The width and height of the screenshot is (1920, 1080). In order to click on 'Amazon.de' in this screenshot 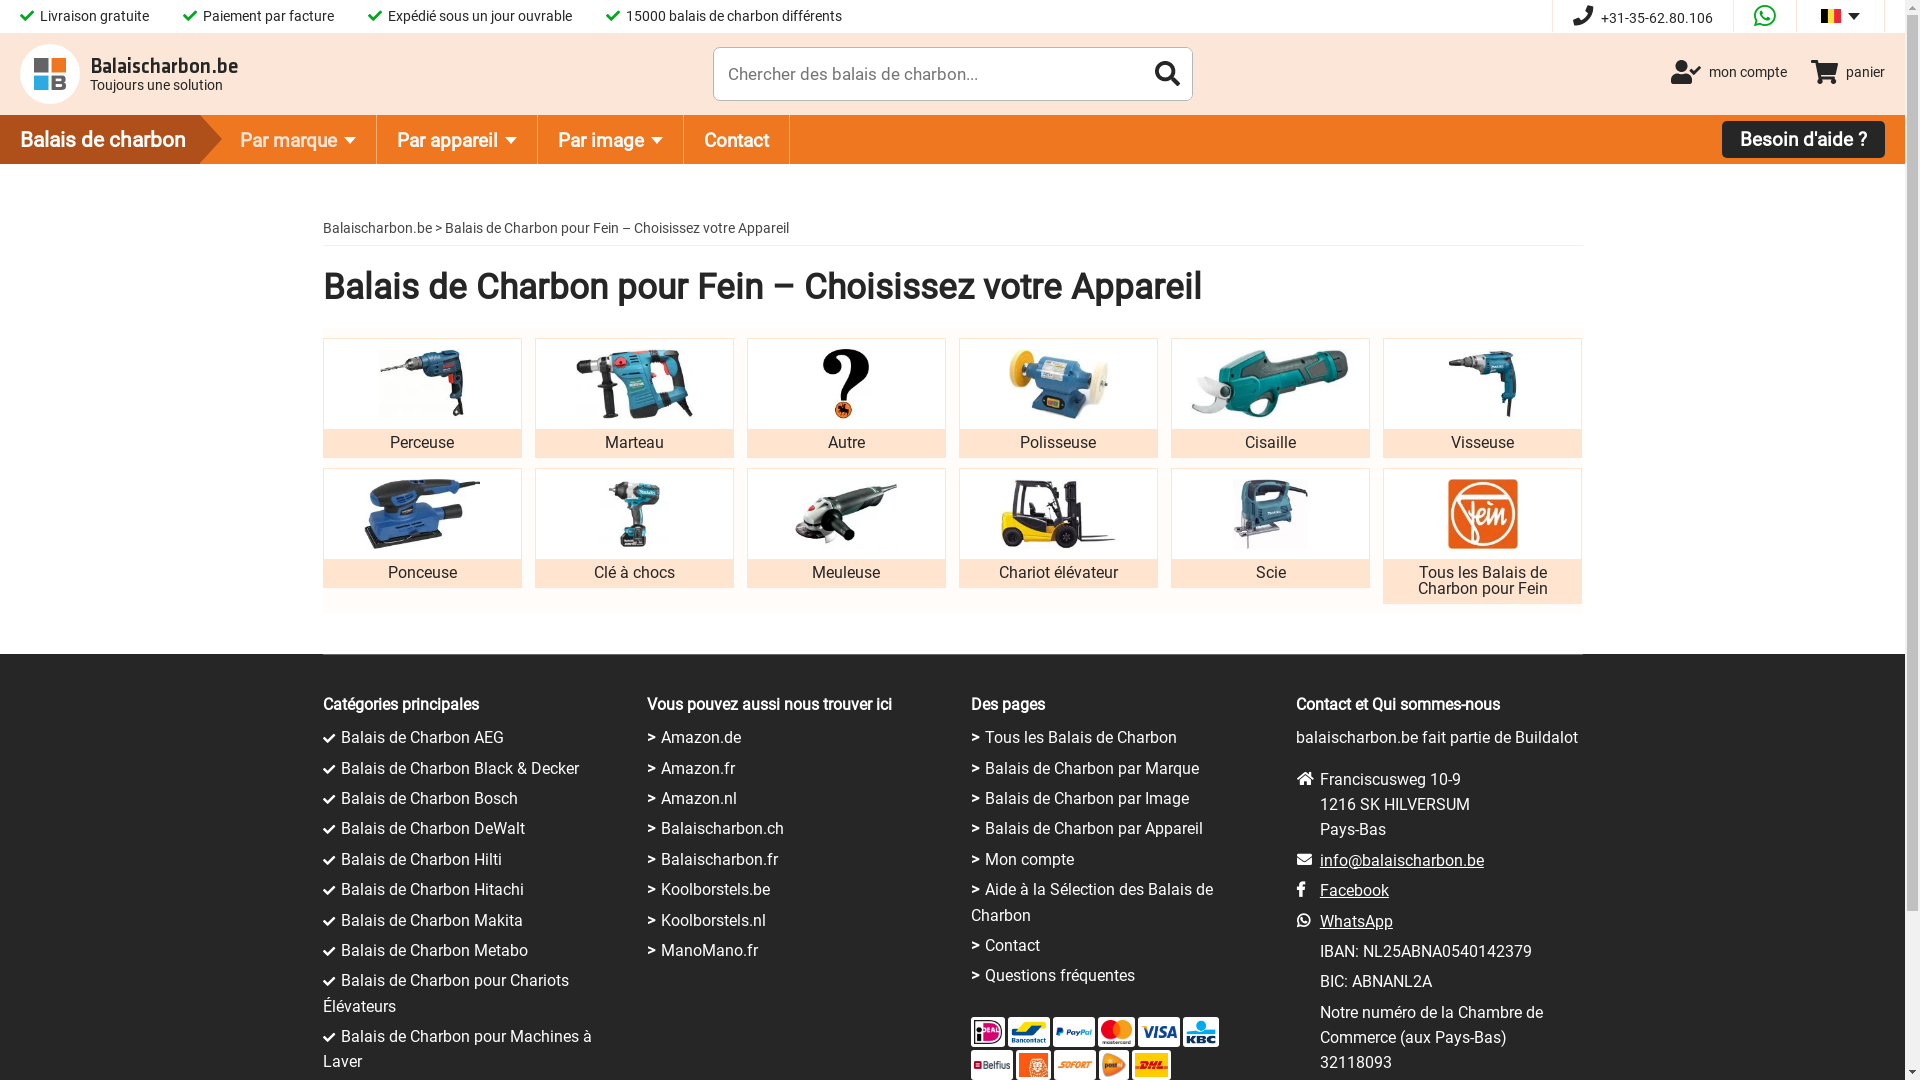, I will do `click(700, 737)`.